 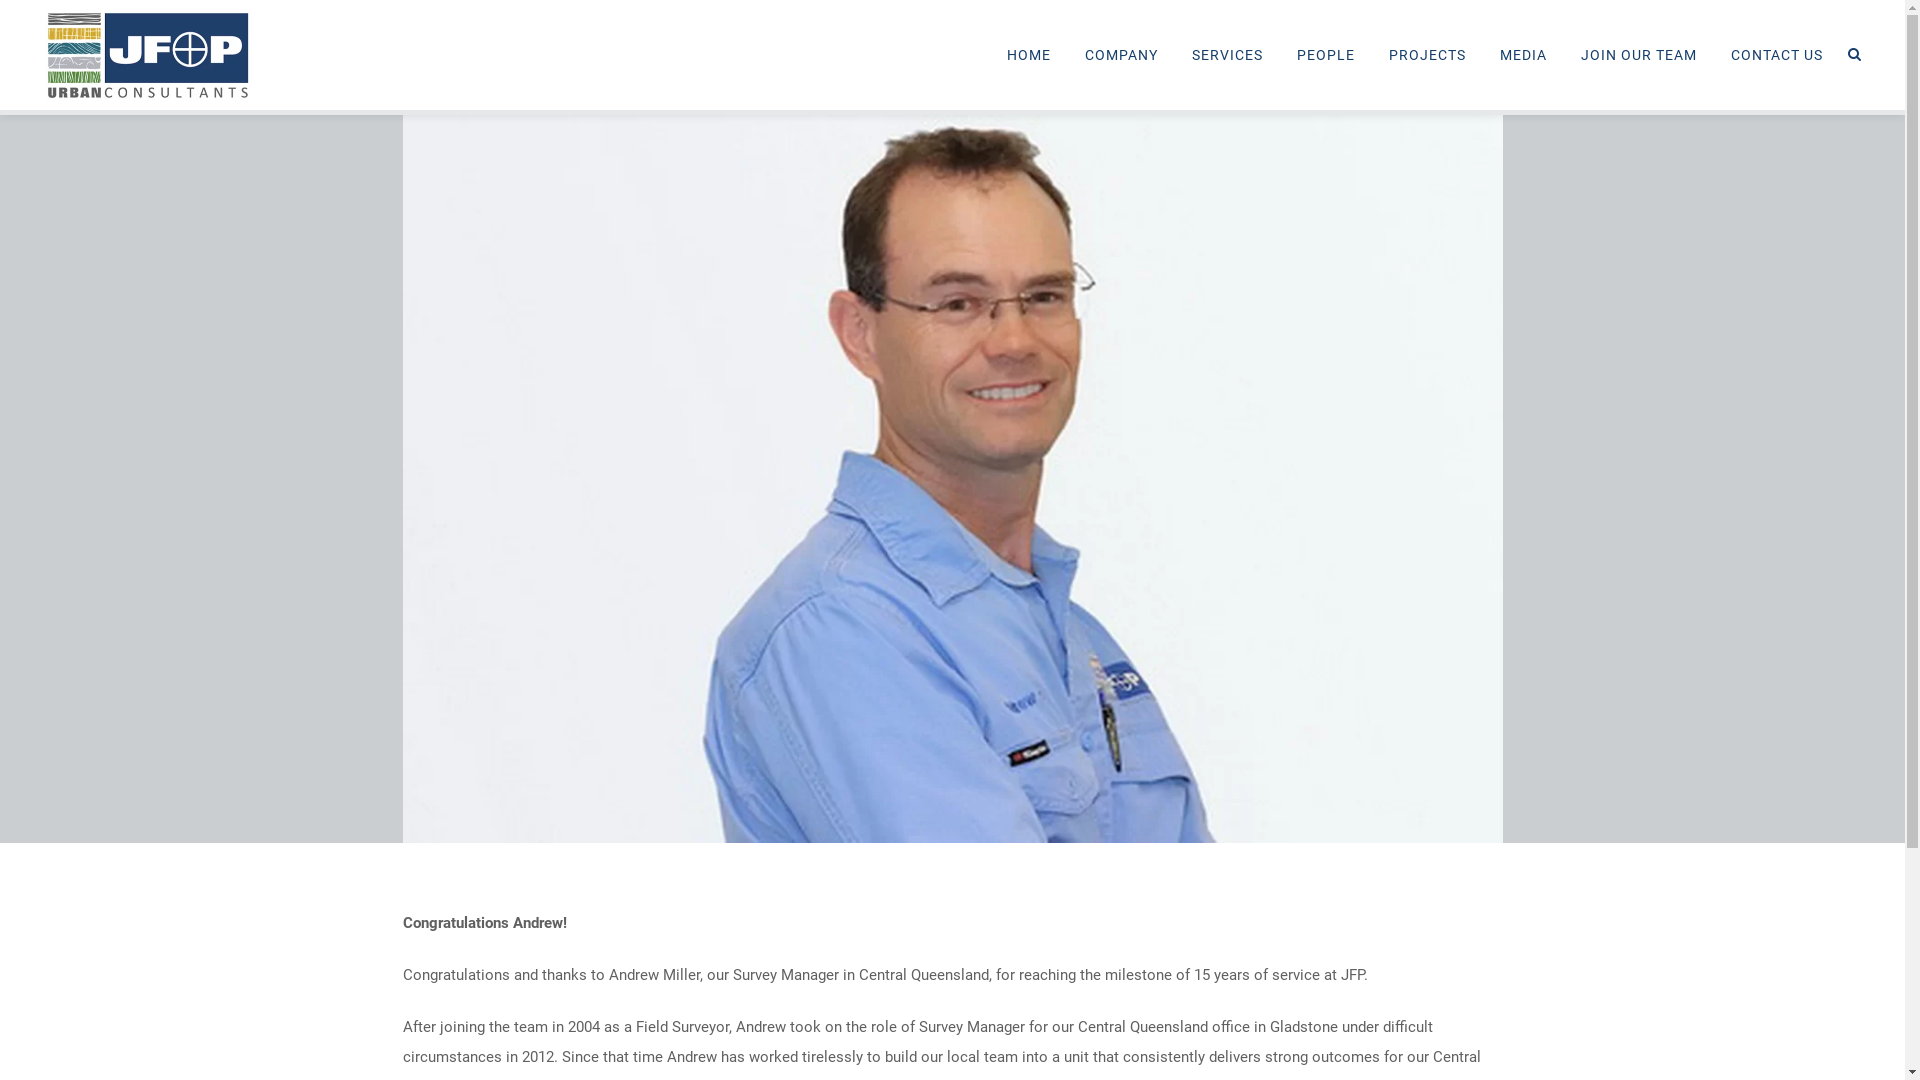 I want to click on 'PEOPLE', so click(x=1325, y=53).